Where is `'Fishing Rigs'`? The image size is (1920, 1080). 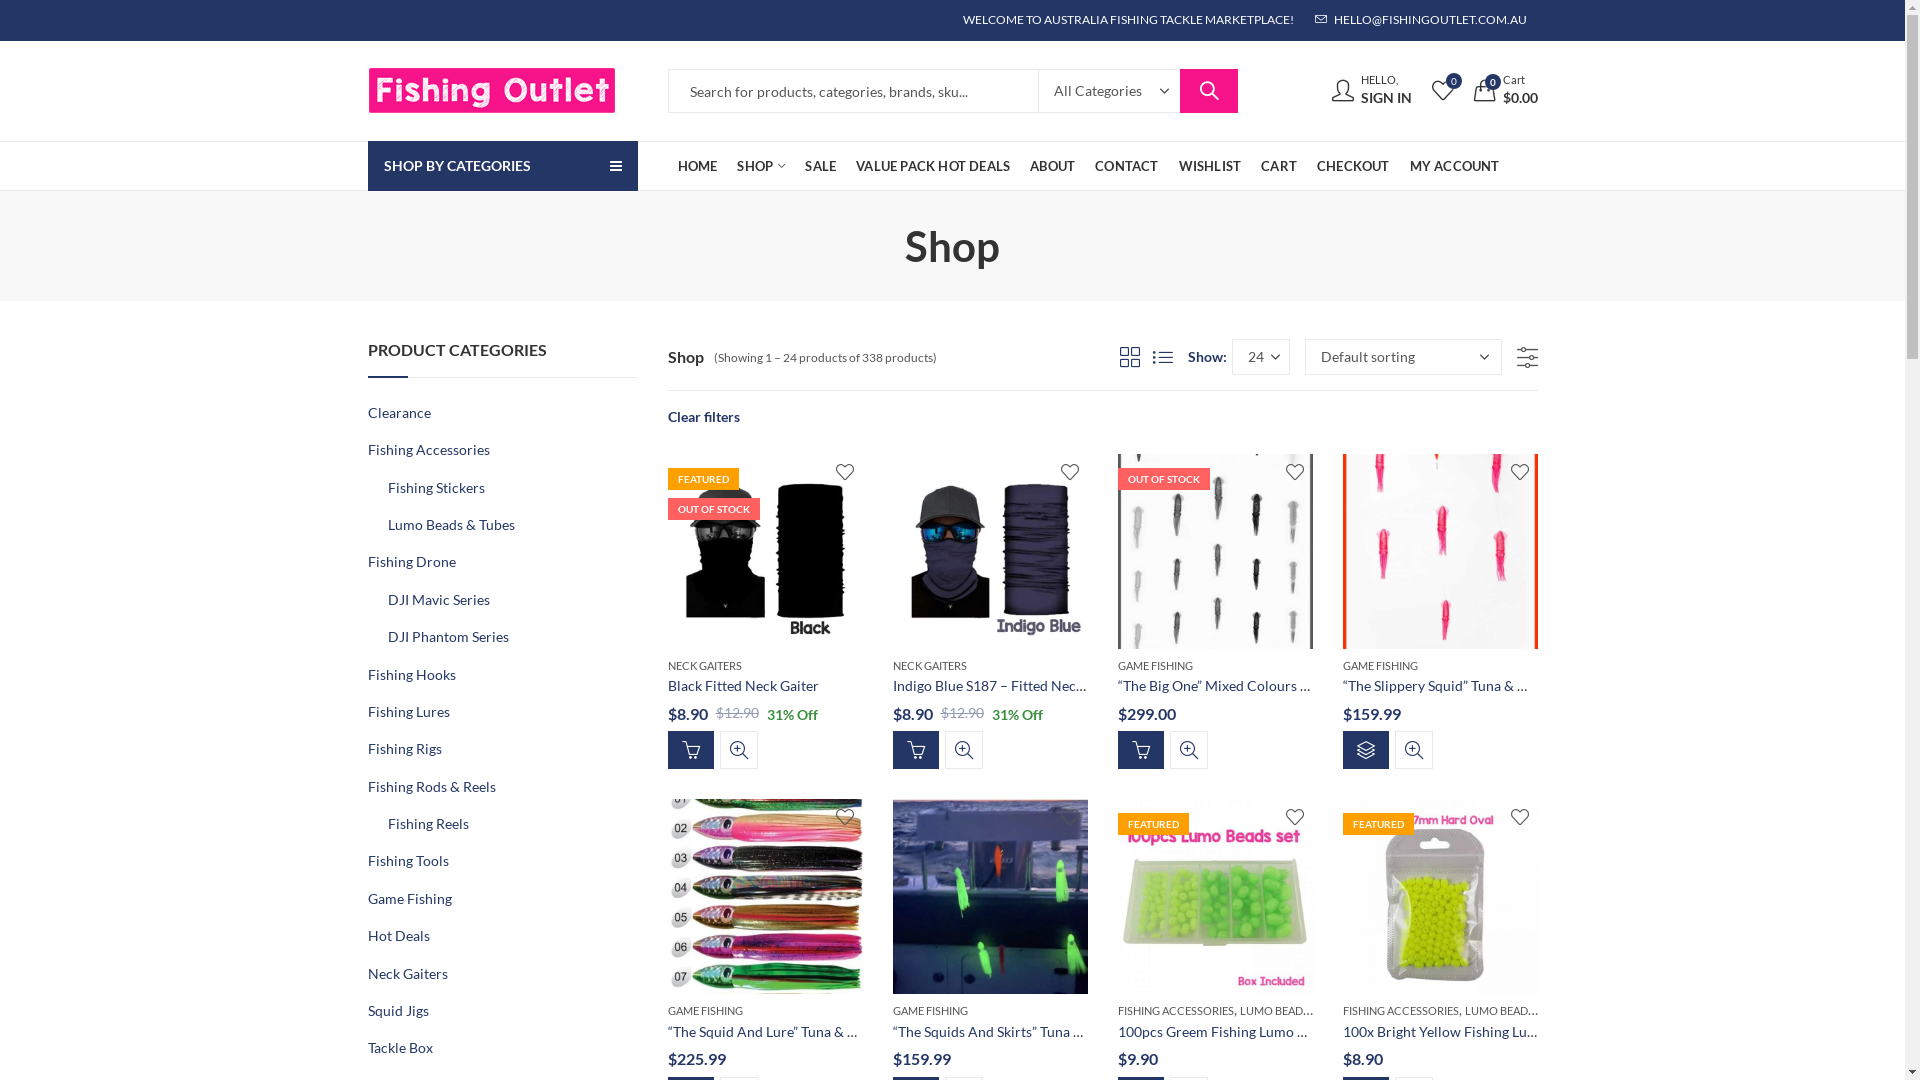 'Fishing Rigs' is located at coordinates (403, 748).